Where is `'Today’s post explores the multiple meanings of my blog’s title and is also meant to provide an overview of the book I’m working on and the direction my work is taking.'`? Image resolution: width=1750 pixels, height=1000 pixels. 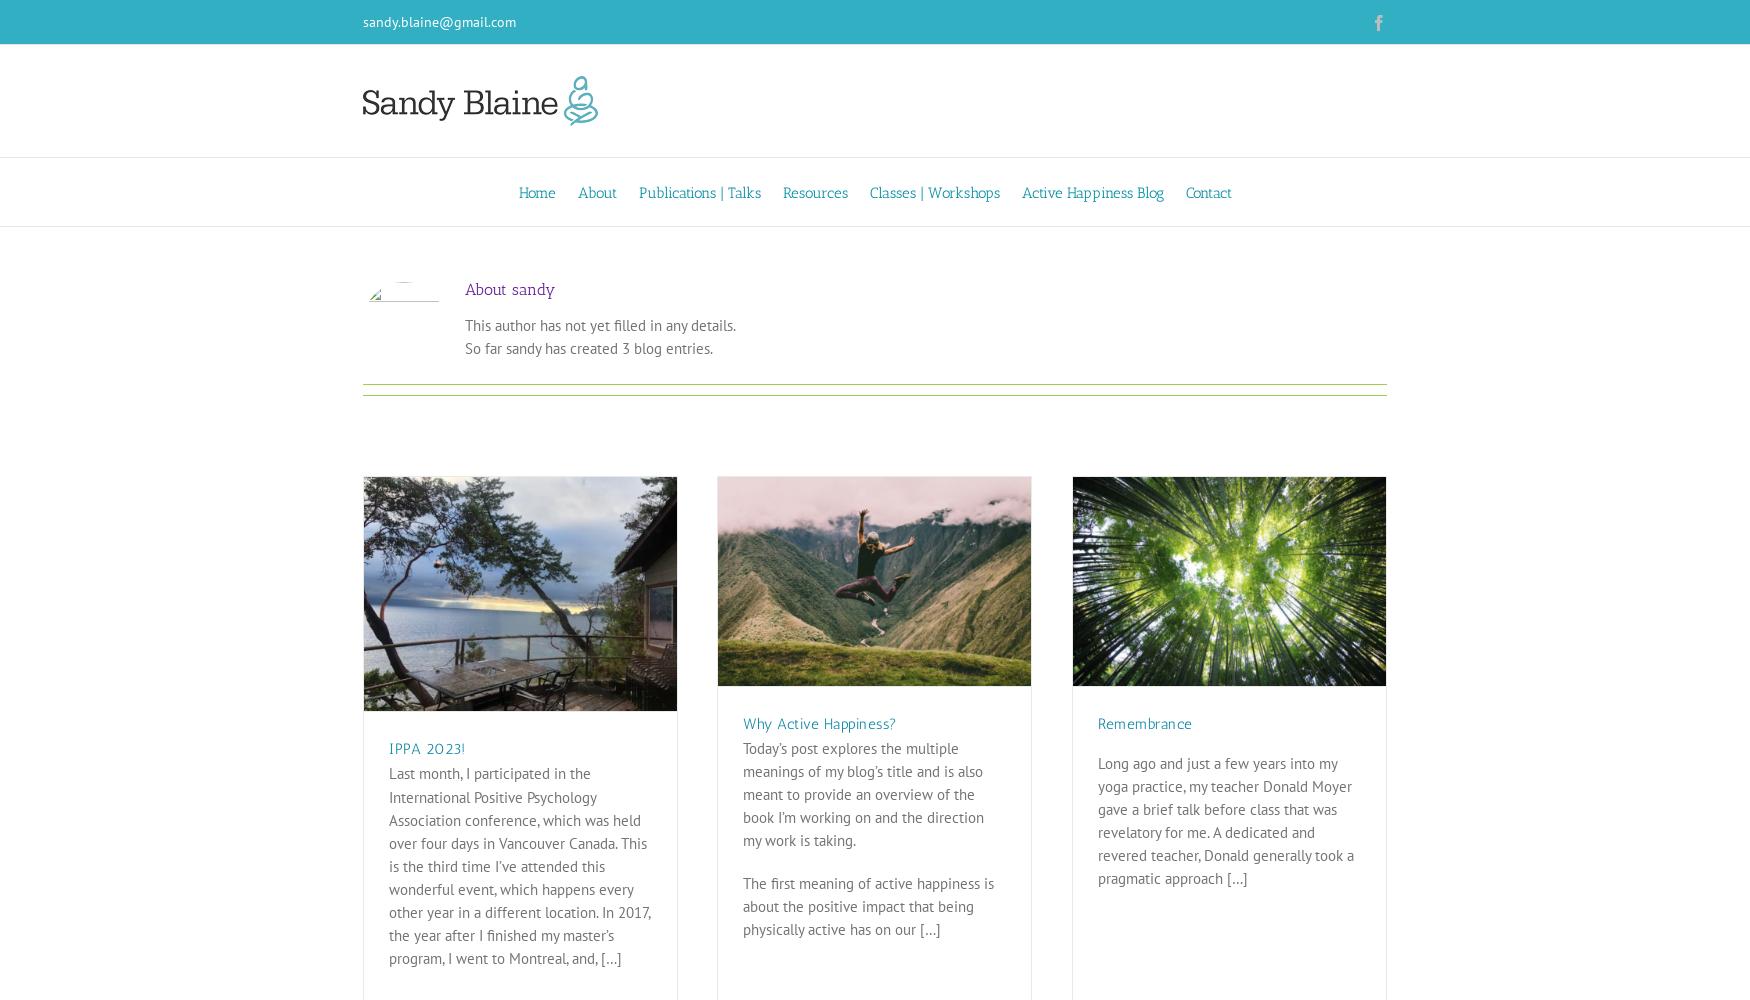 'Today’s post explores the multiple meanings of my blog’s title and is also meant to provide an overview of the book I’m working on and the direction my work is taking.' is located at coordinates (863, 794).